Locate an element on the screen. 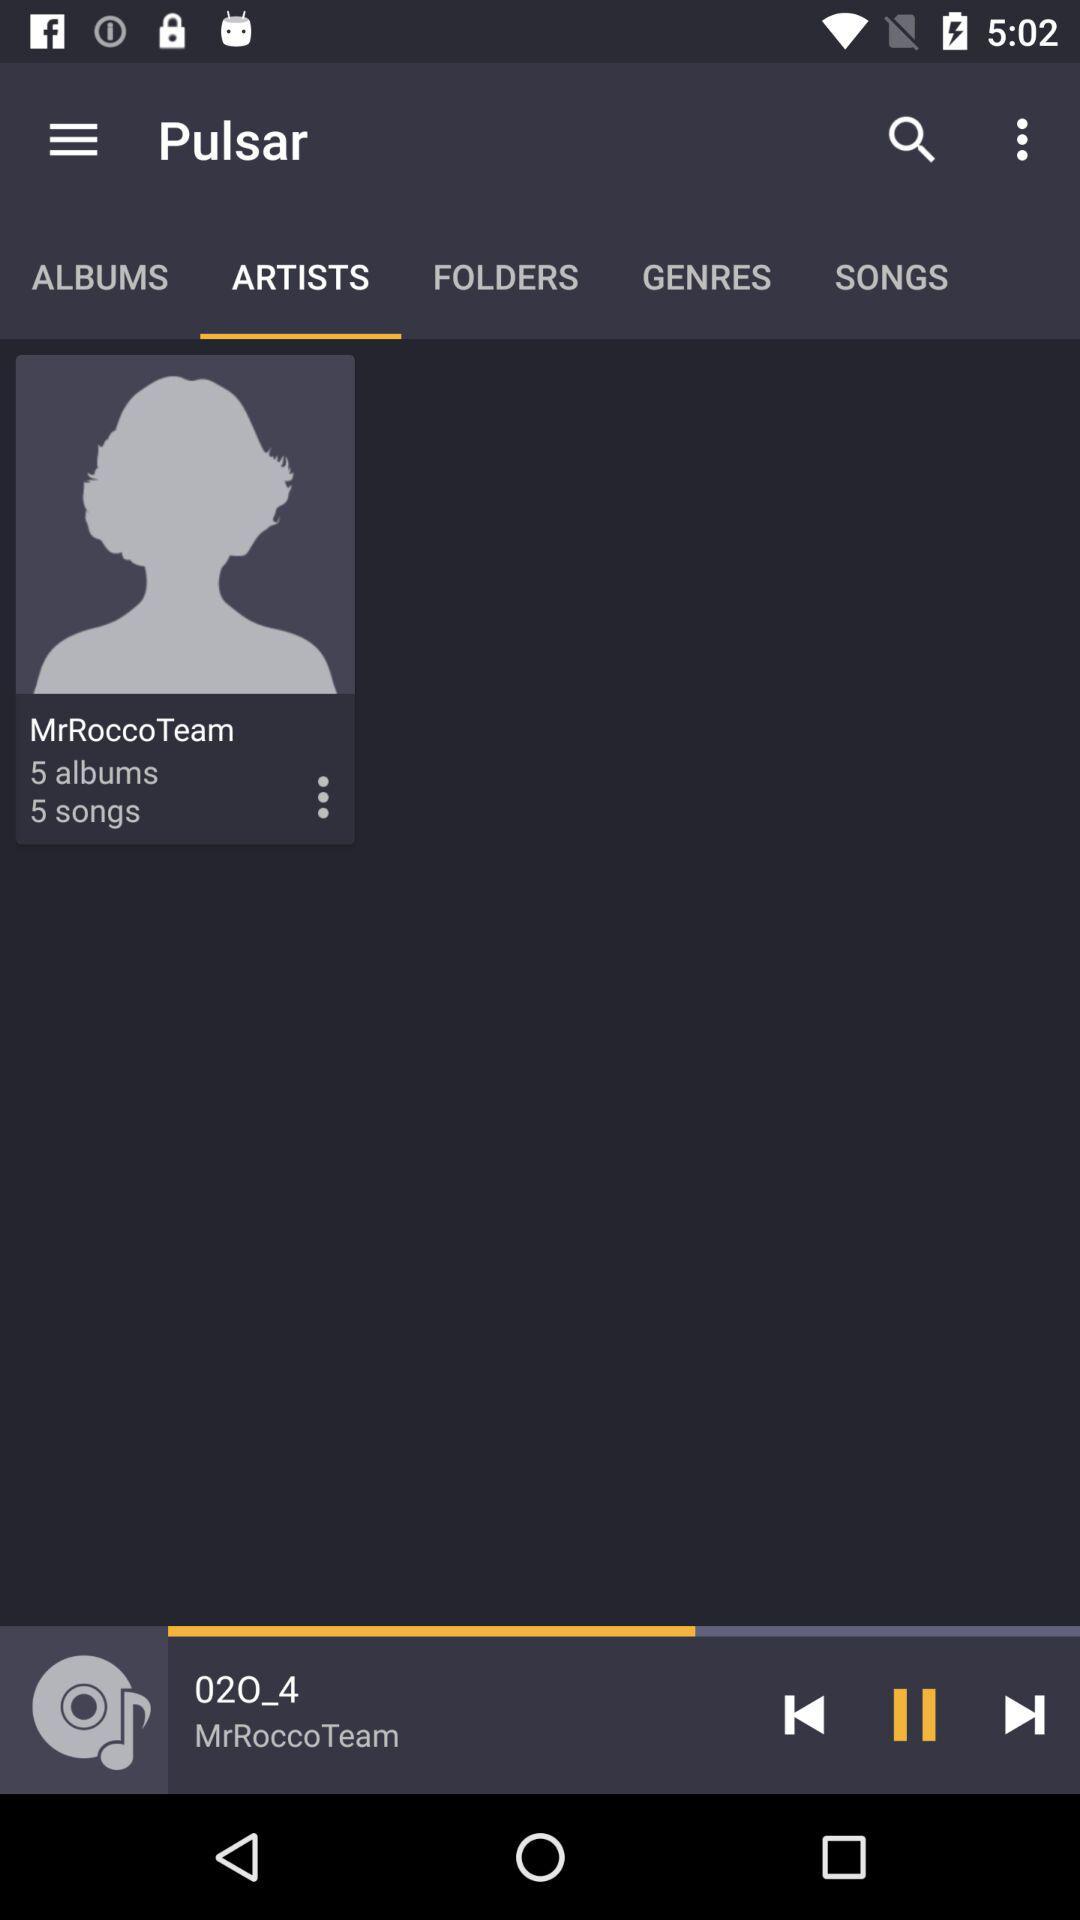  the icon next to pulsar is located at coordinates (72, 138).